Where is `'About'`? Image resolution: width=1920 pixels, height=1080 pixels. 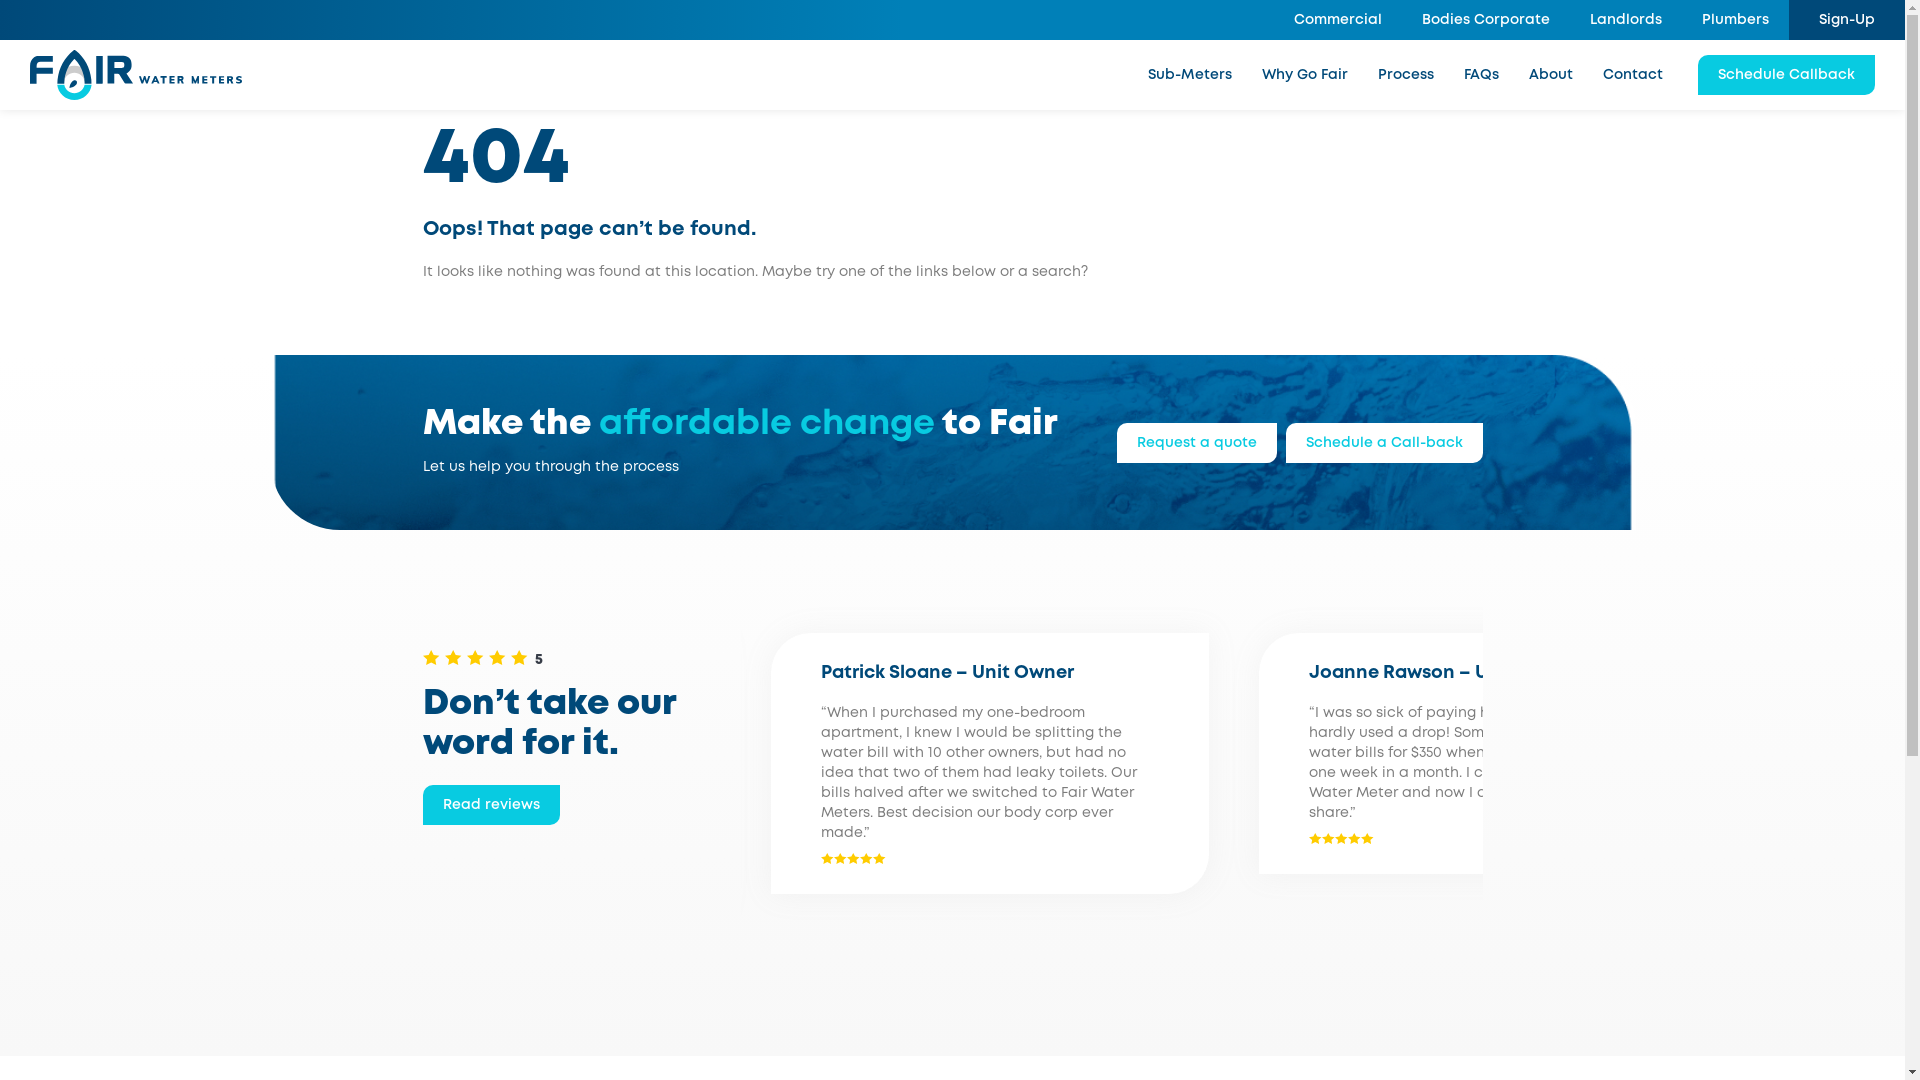
'About' is located at coordinates (1549, 73).